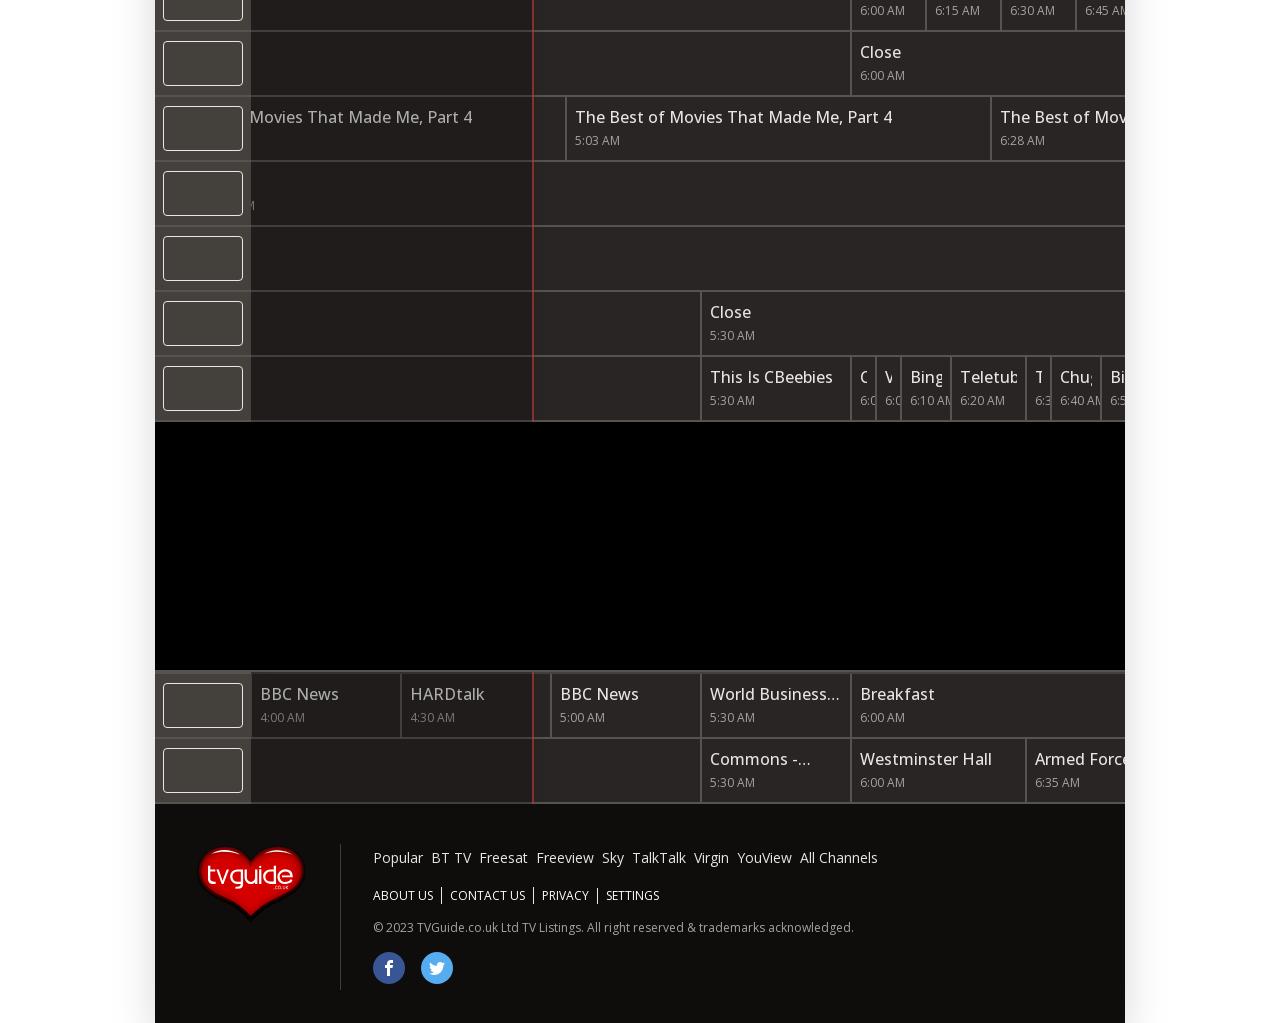 Image resolution: width=1280 pixels, height=1023 pixels. Describe the element at coordinates (596, 139) in the screenshot. I see `'5:03 AM'` at that location.